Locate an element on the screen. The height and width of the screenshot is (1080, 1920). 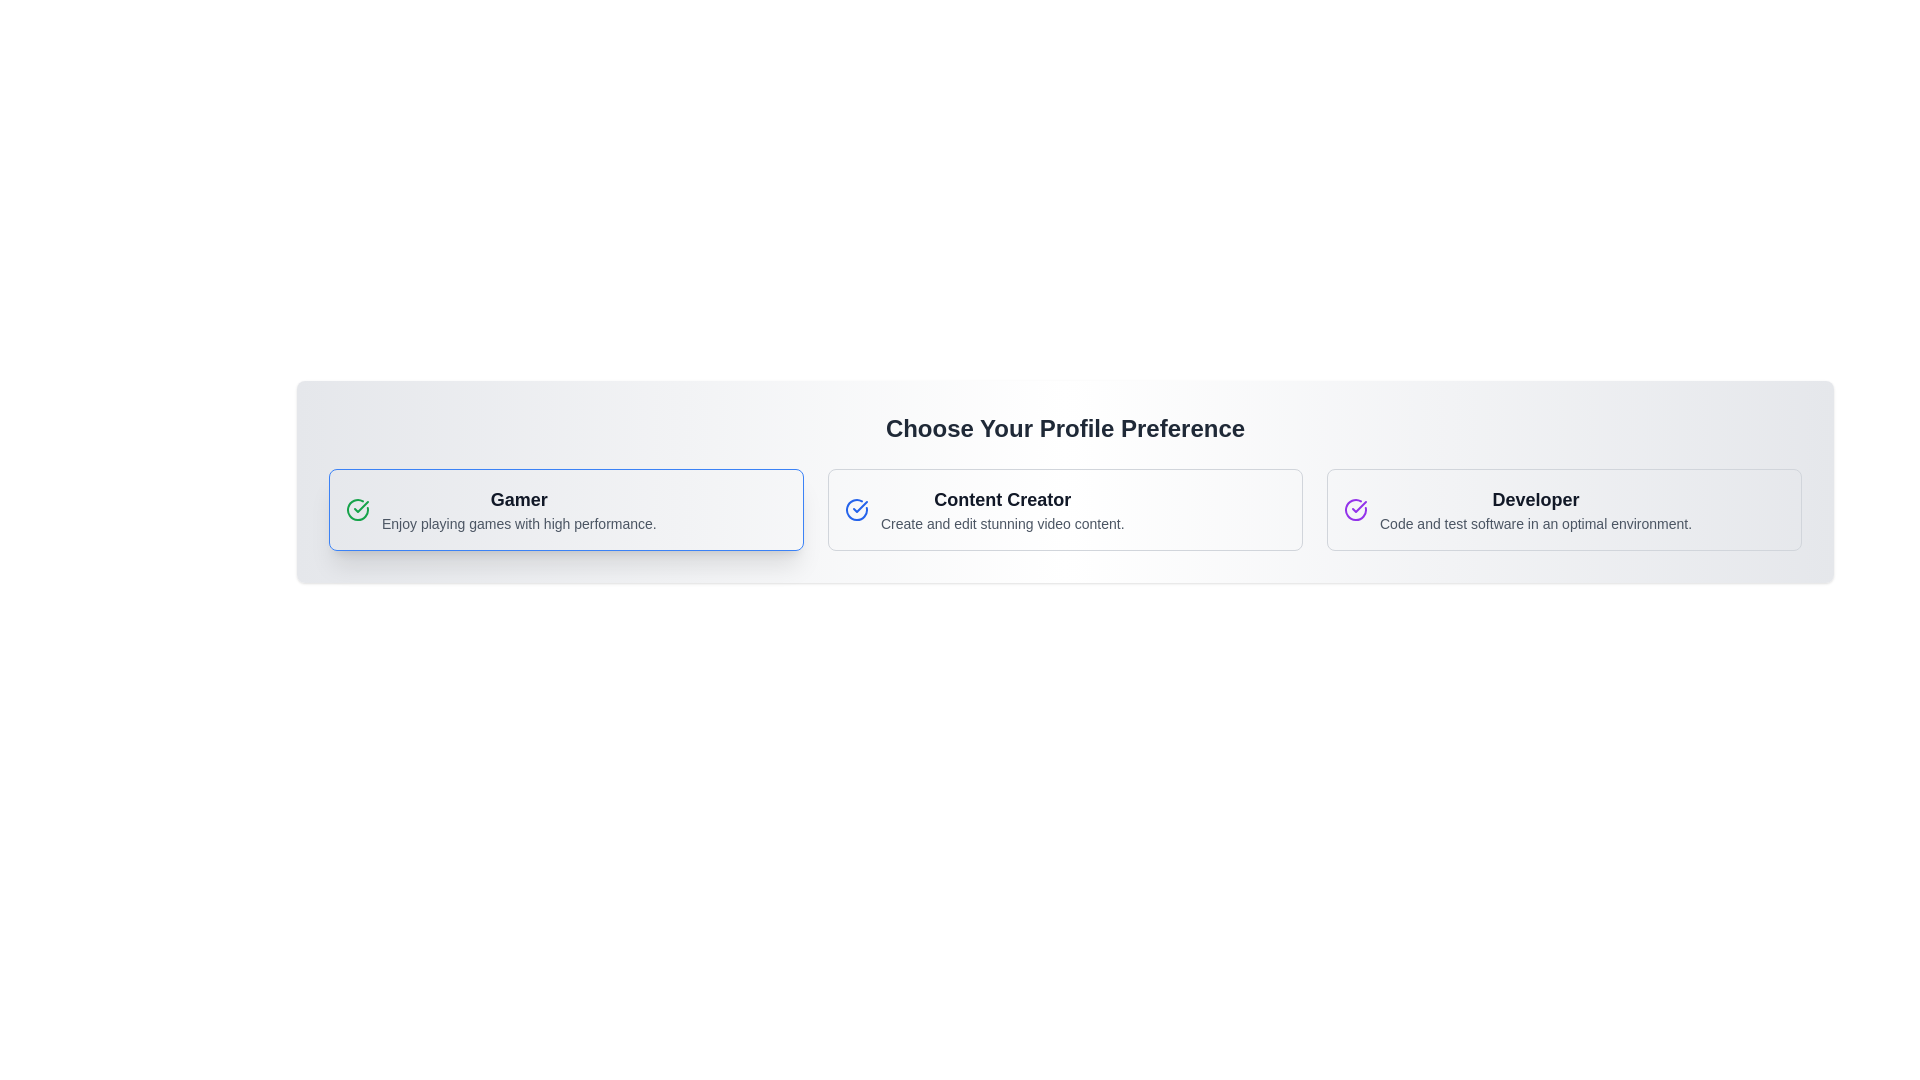
the text snippet reading 'Code and test software in an optimal environment.' which is located below the bold title 'Developer' in the rightmost section of a horizontally arranged group of options is located at coordinates (1535, 523).